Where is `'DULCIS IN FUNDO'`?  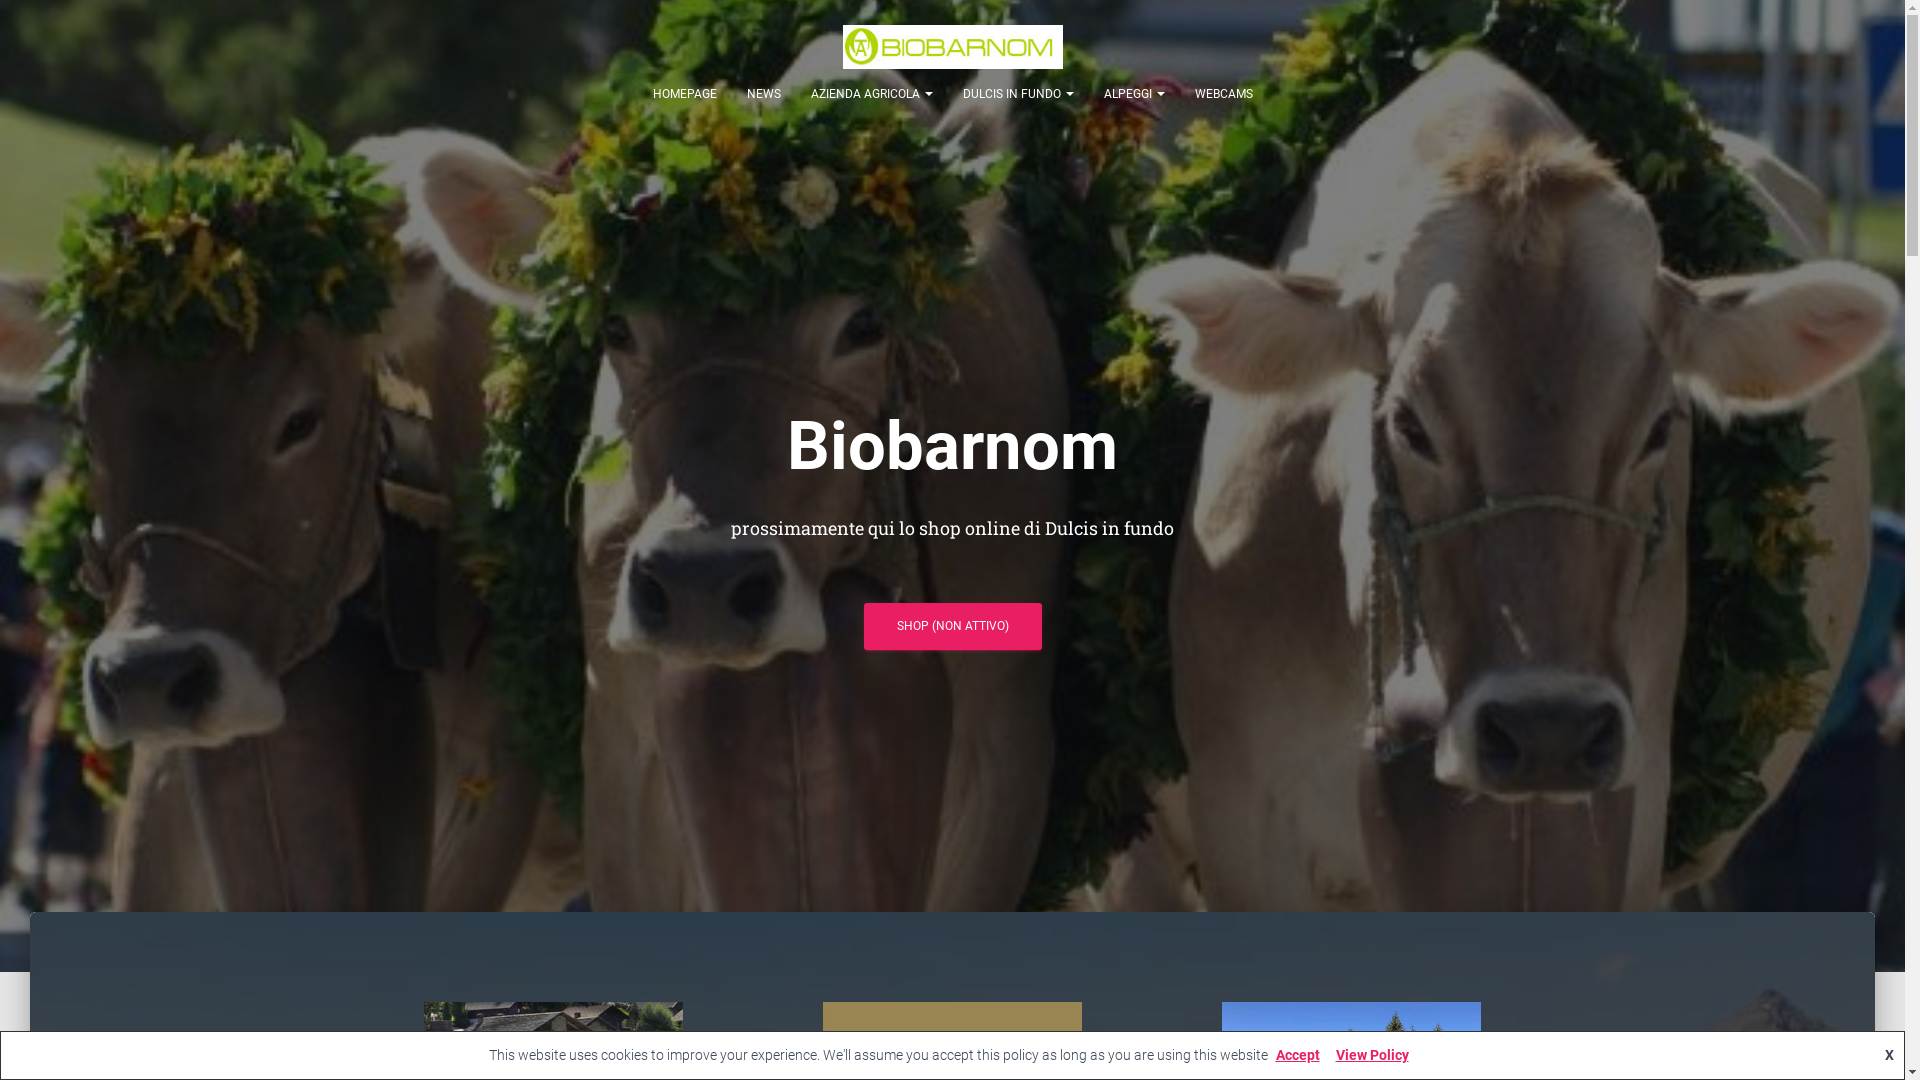
'DULCIS IN FUNDO' is located at coordinates (947, 93).